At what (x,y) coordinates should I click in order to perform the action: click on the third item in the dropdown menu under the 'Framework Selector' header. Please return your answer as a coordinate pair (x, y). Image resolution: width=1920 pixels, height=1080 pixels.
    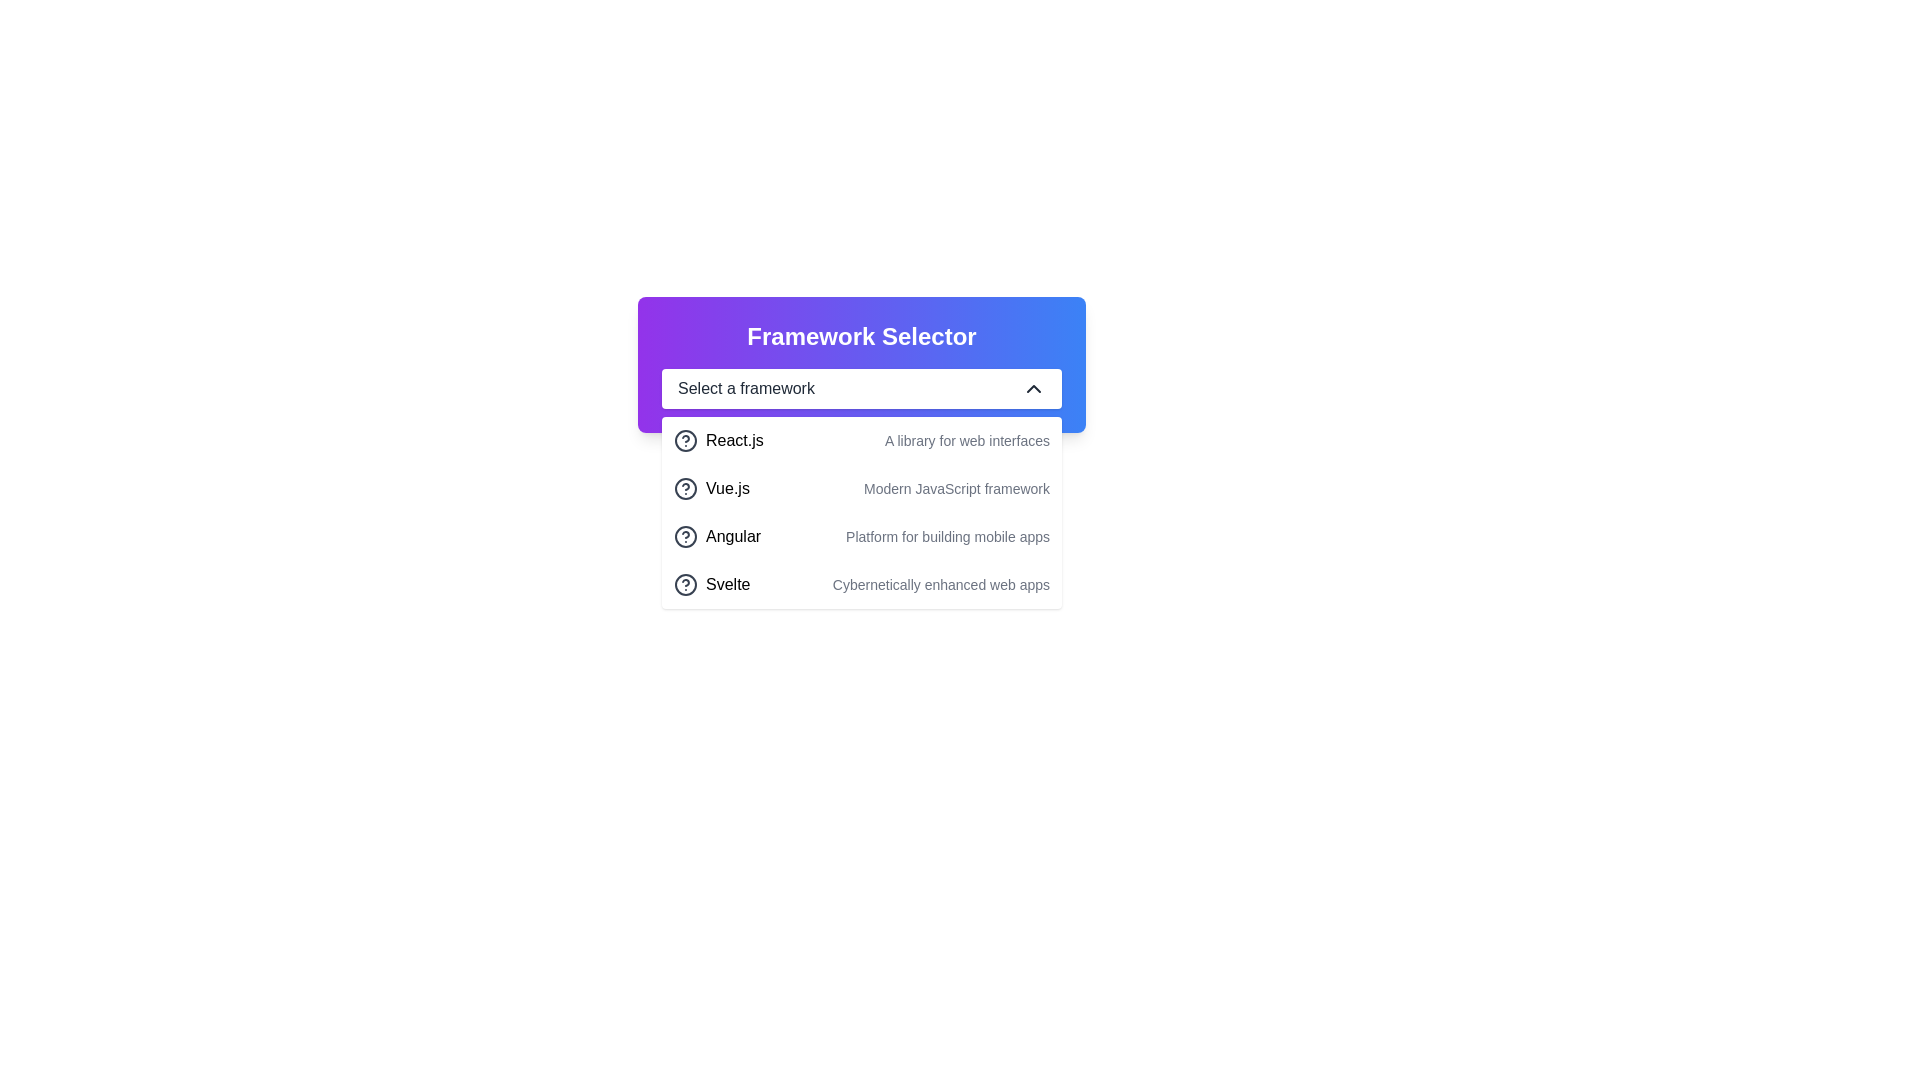
    Looking at the image, I should click on (862, 535).